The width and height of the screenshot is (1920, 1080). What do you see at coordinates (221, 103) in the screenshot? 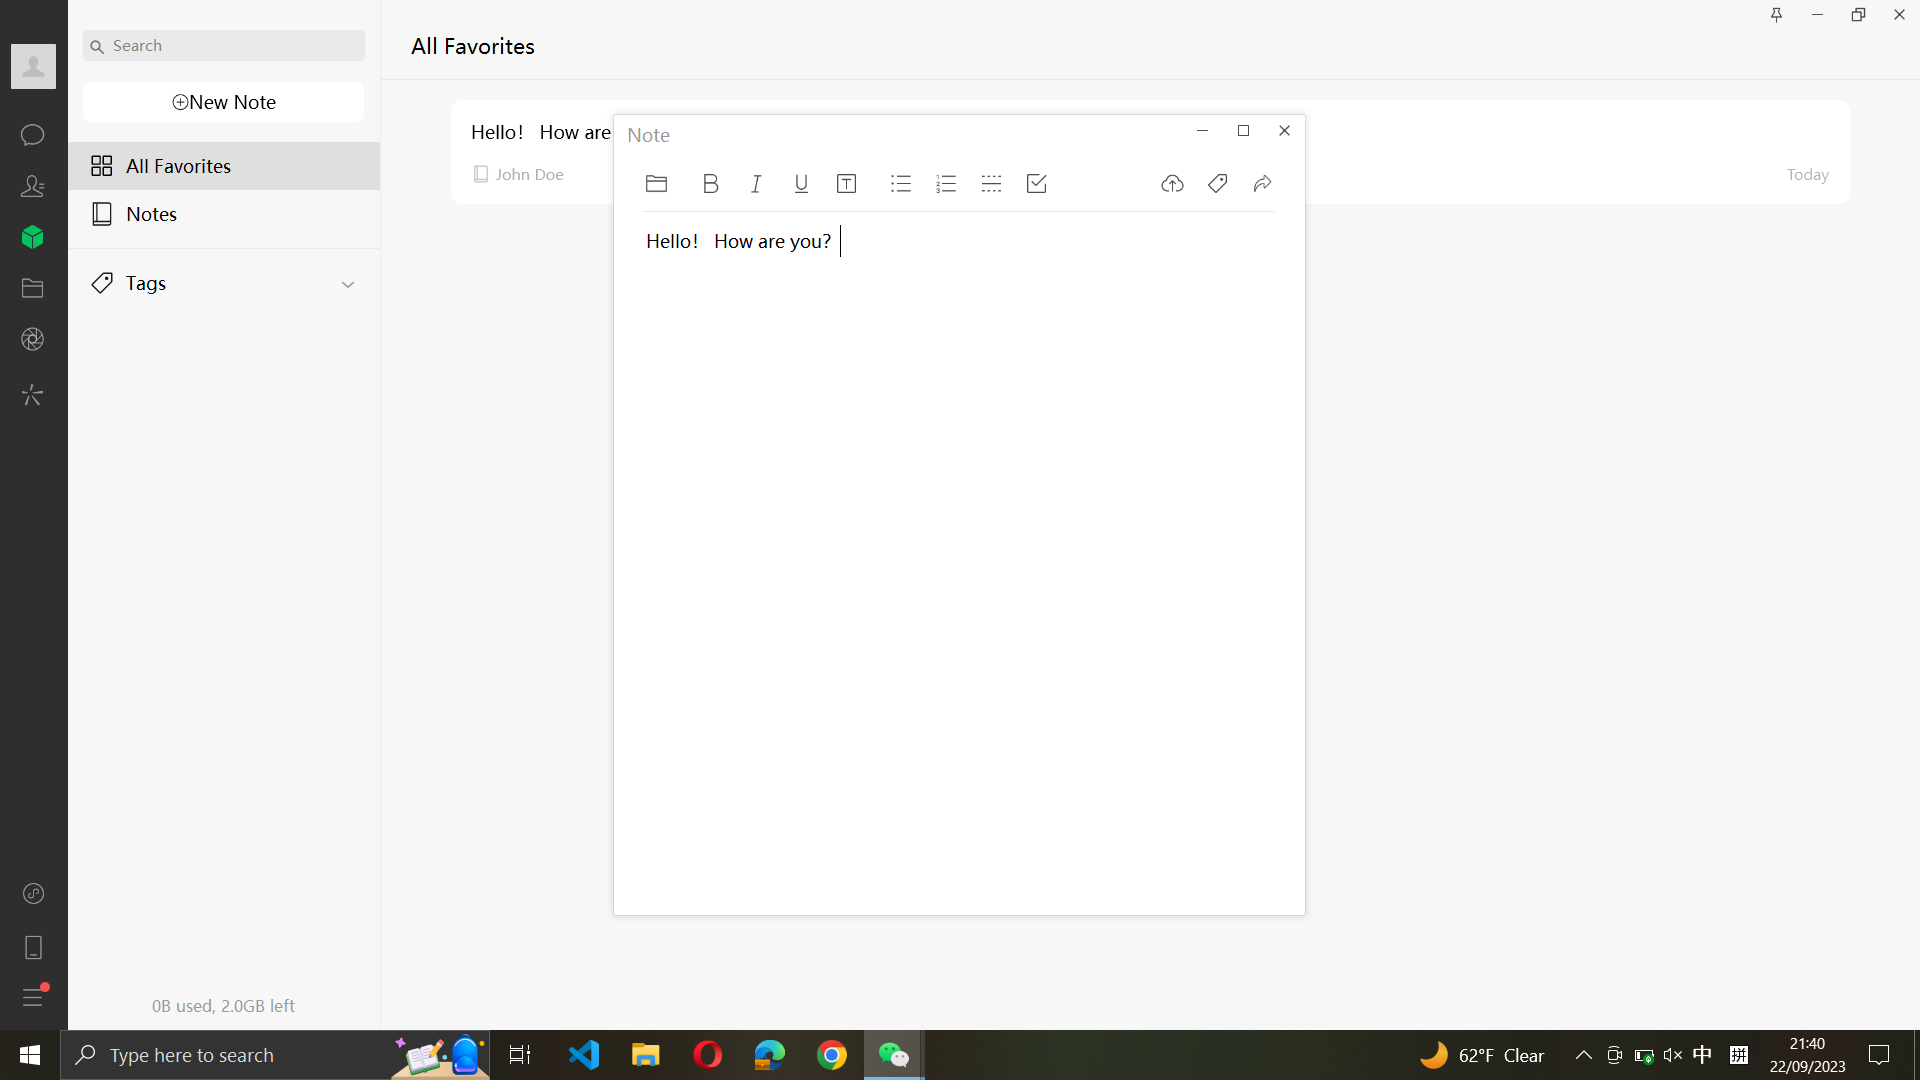
I see `a new note creation and input the text - "This is a New Note` at bounding box center [221, 103].